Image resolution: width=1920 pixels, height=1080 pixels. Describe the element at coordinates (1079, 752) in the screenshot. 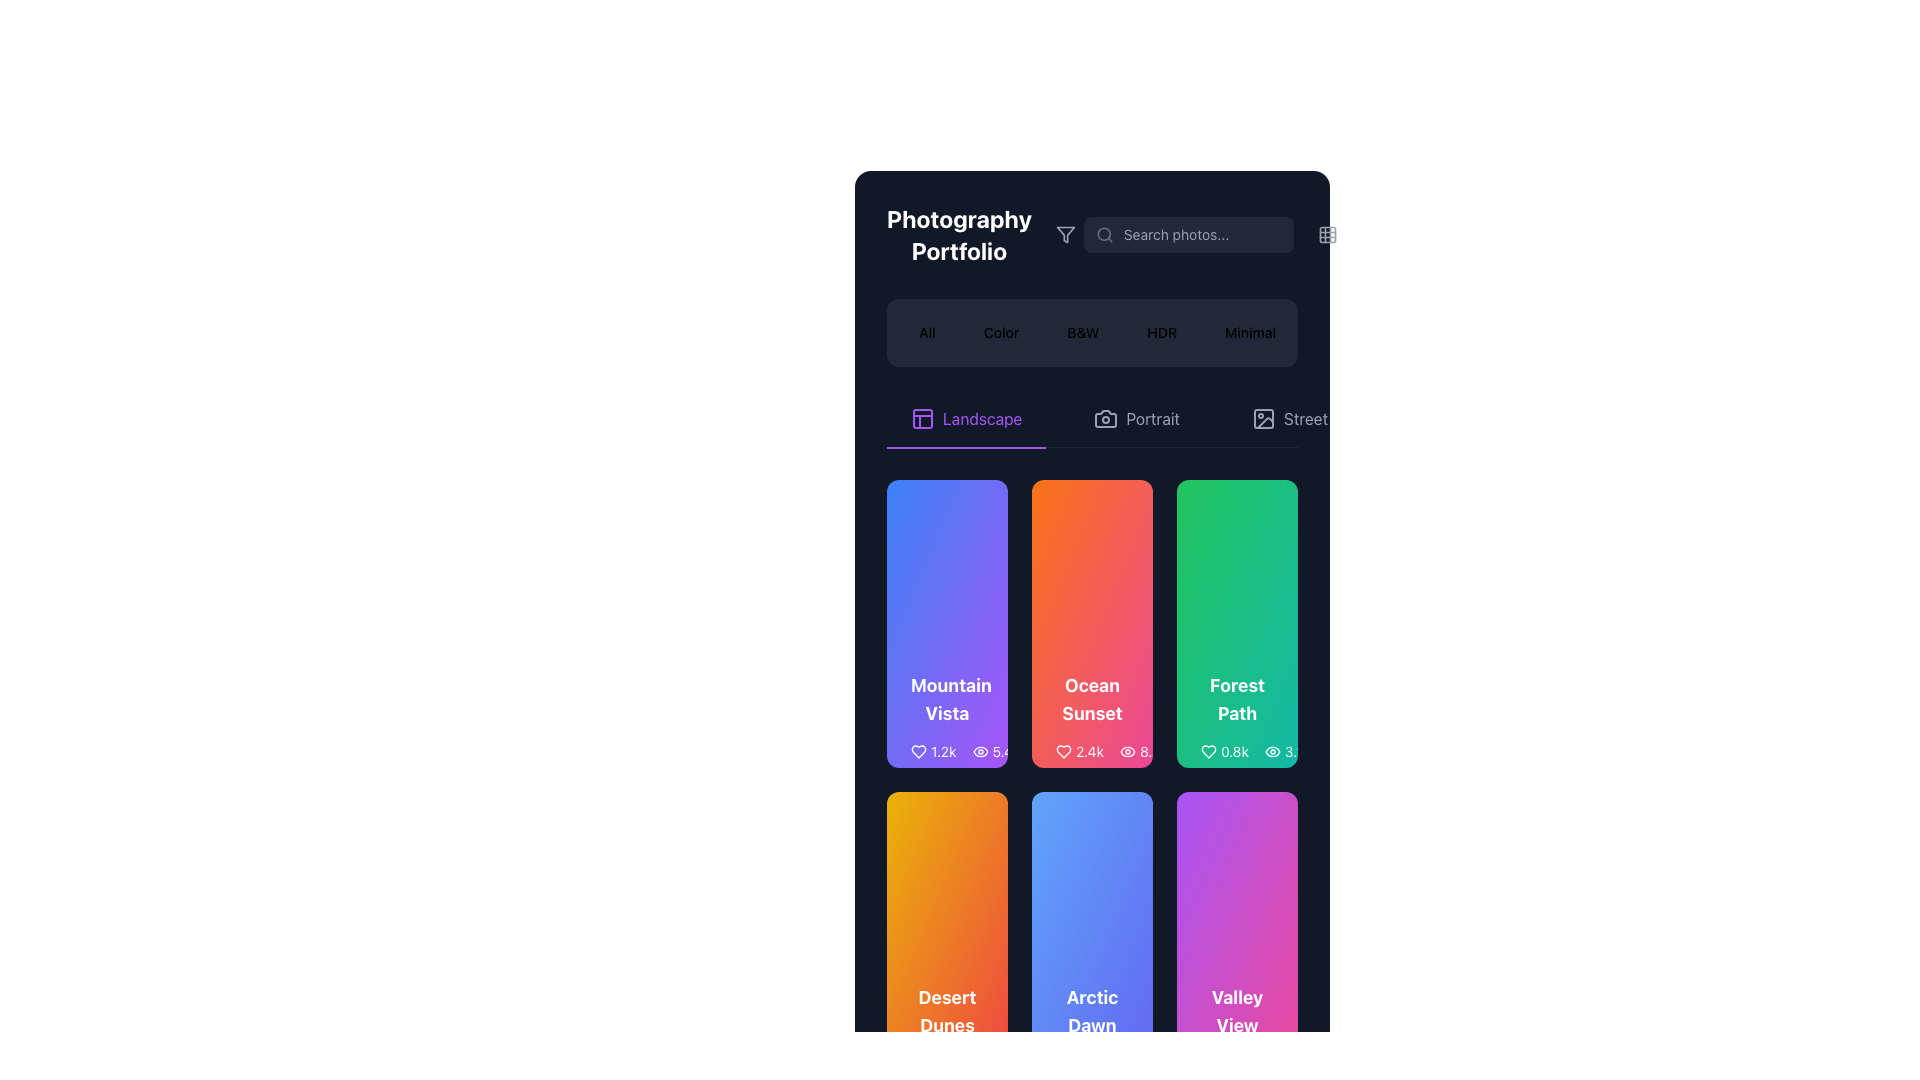

I see `the number text next to the heart icon in the likes display beneath the 'Ocean Sunset' card` at that location.